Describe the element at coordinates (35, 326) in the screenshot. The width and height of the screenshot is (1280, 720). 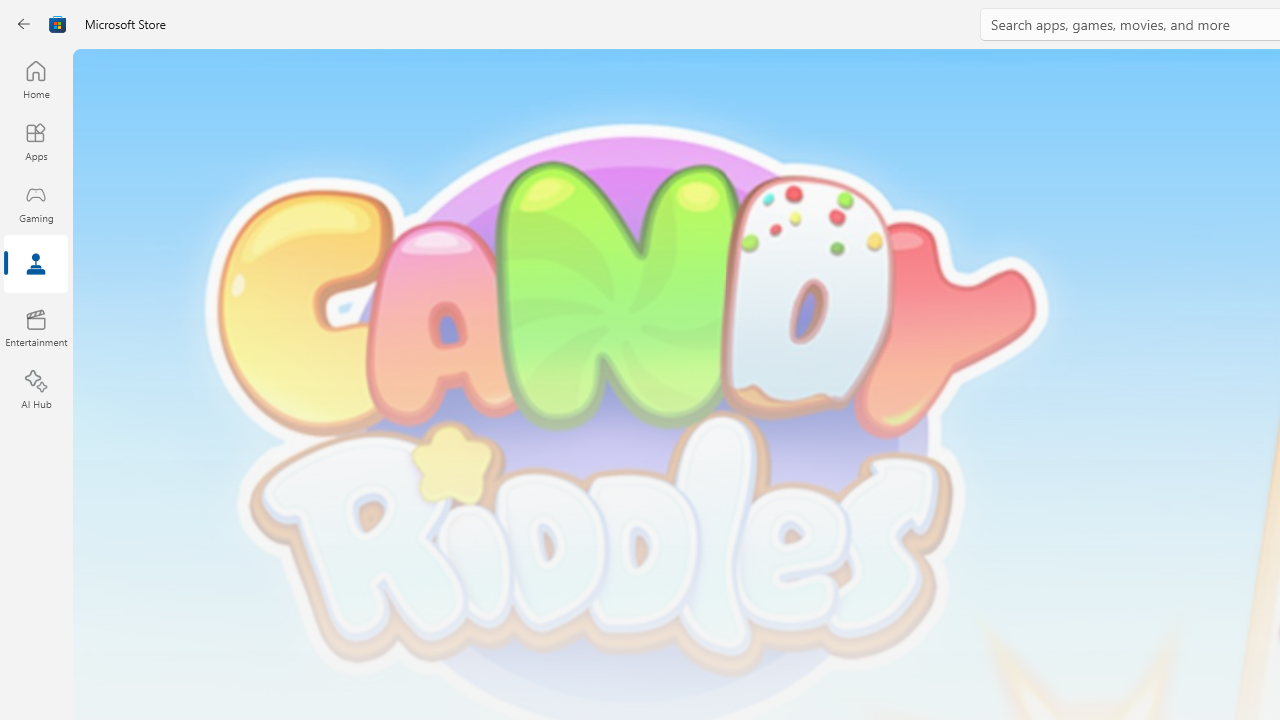
I see `'Entertainment'` at that location.